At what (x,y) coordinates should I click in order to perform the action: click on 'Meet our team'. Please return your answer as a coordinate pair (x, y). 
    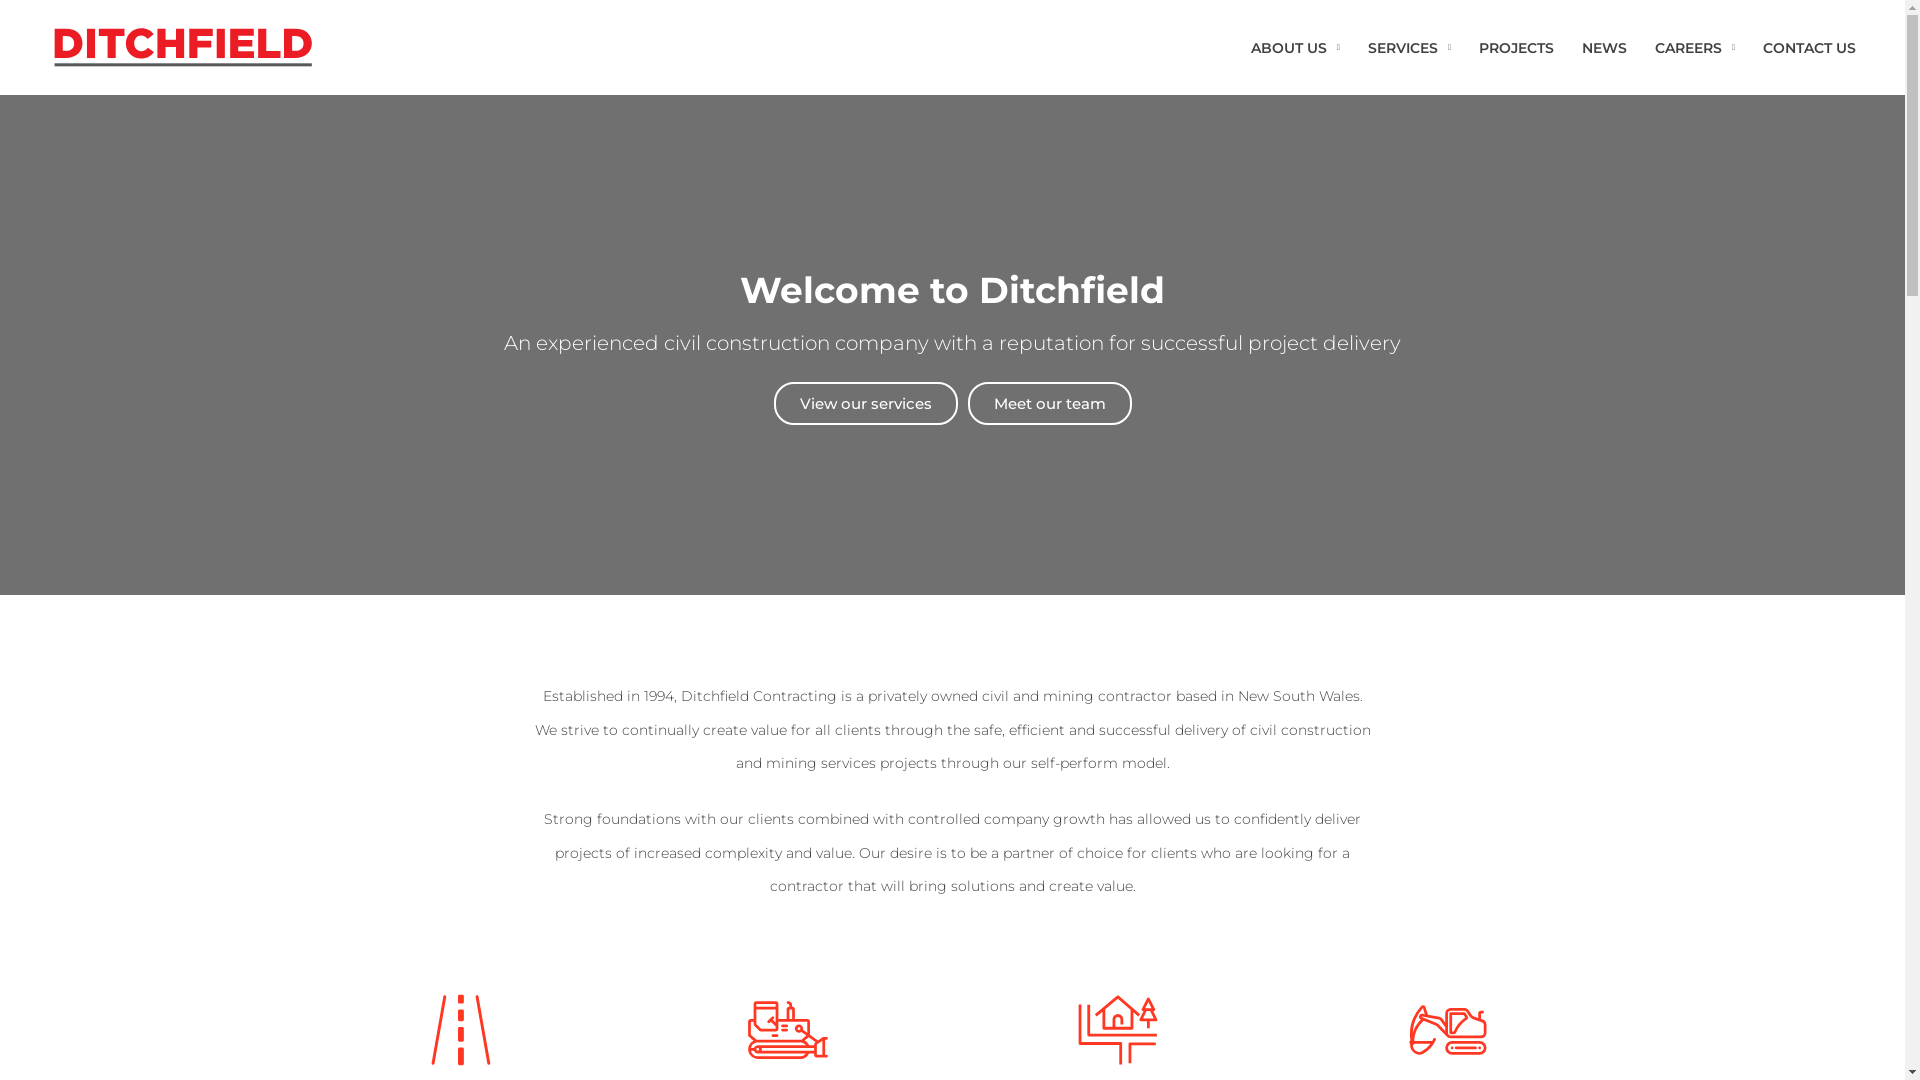
    Looking at the image, I should click on (1049, 403).